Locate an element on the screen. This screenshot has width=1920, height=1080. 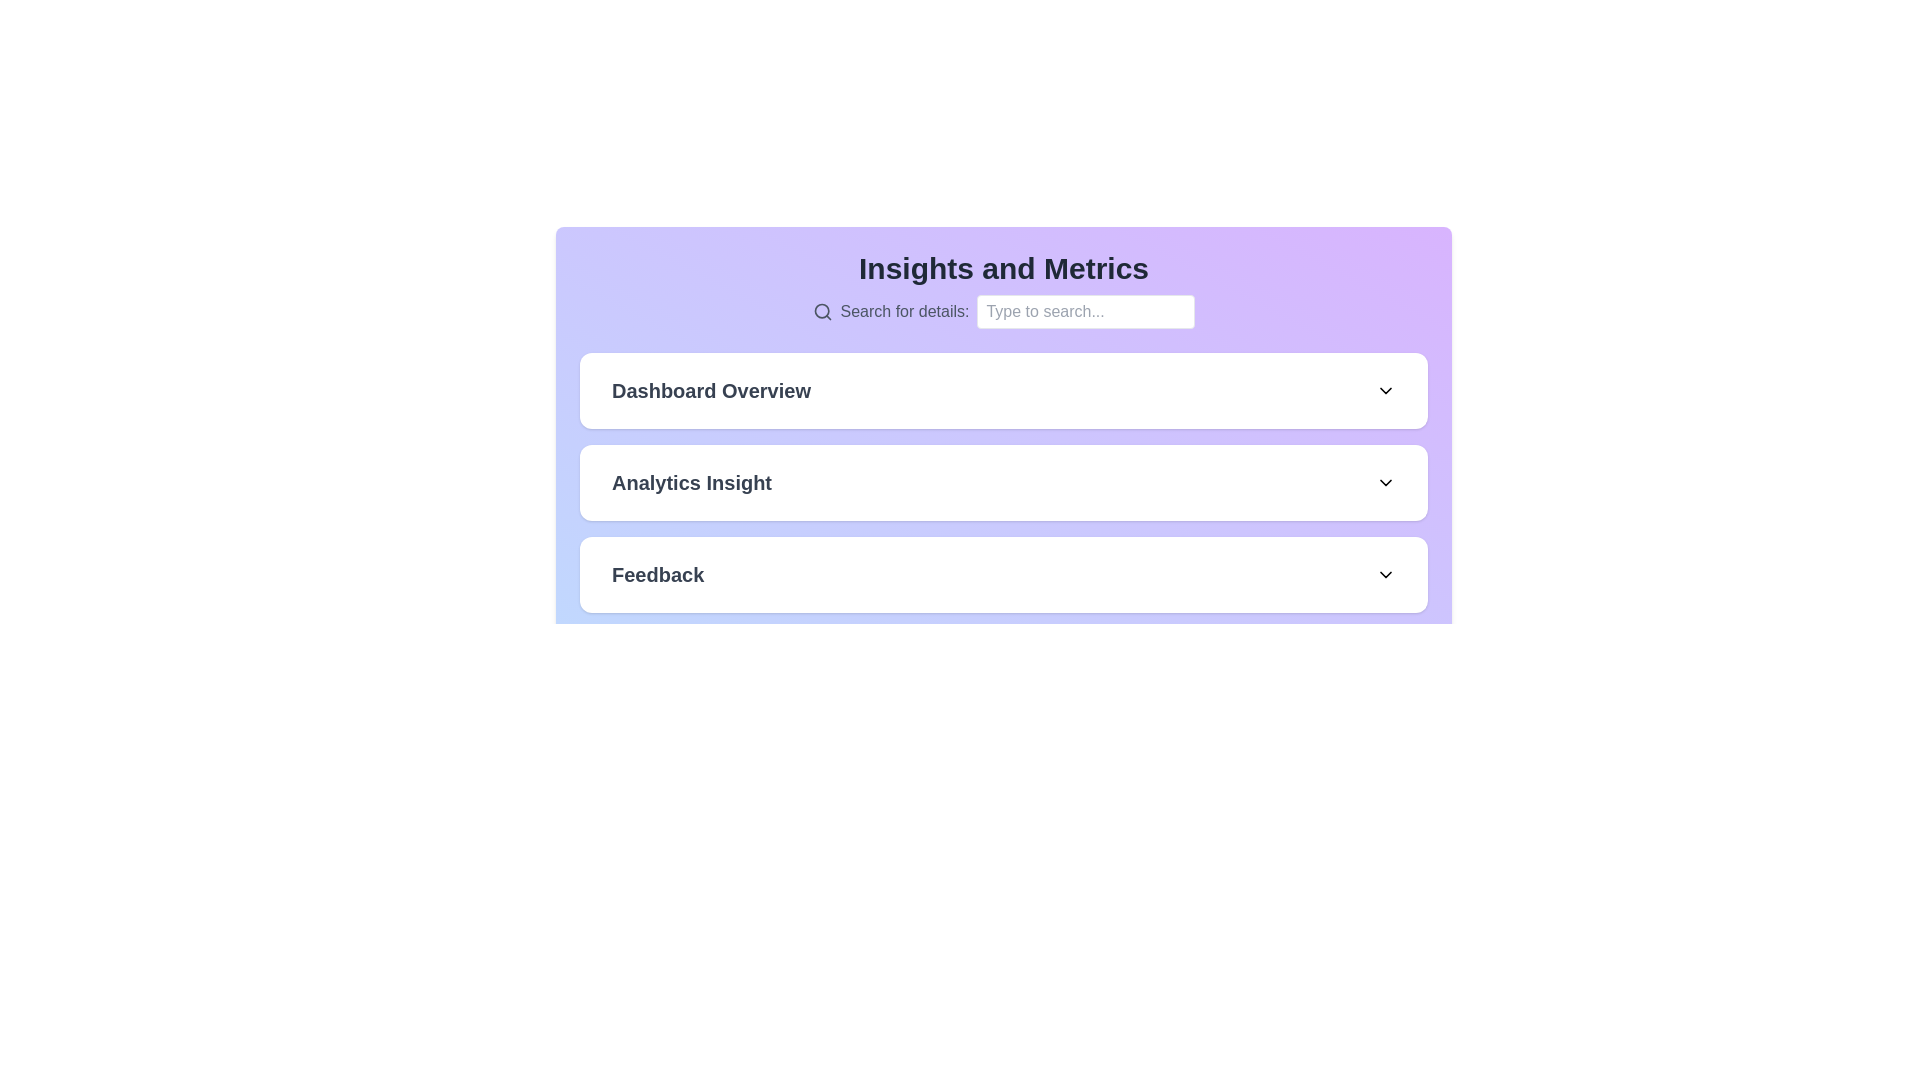
the Chevron Downward icon located to the far right of the 'Dashboard Overview' section is located at coordinates (1385, 390).